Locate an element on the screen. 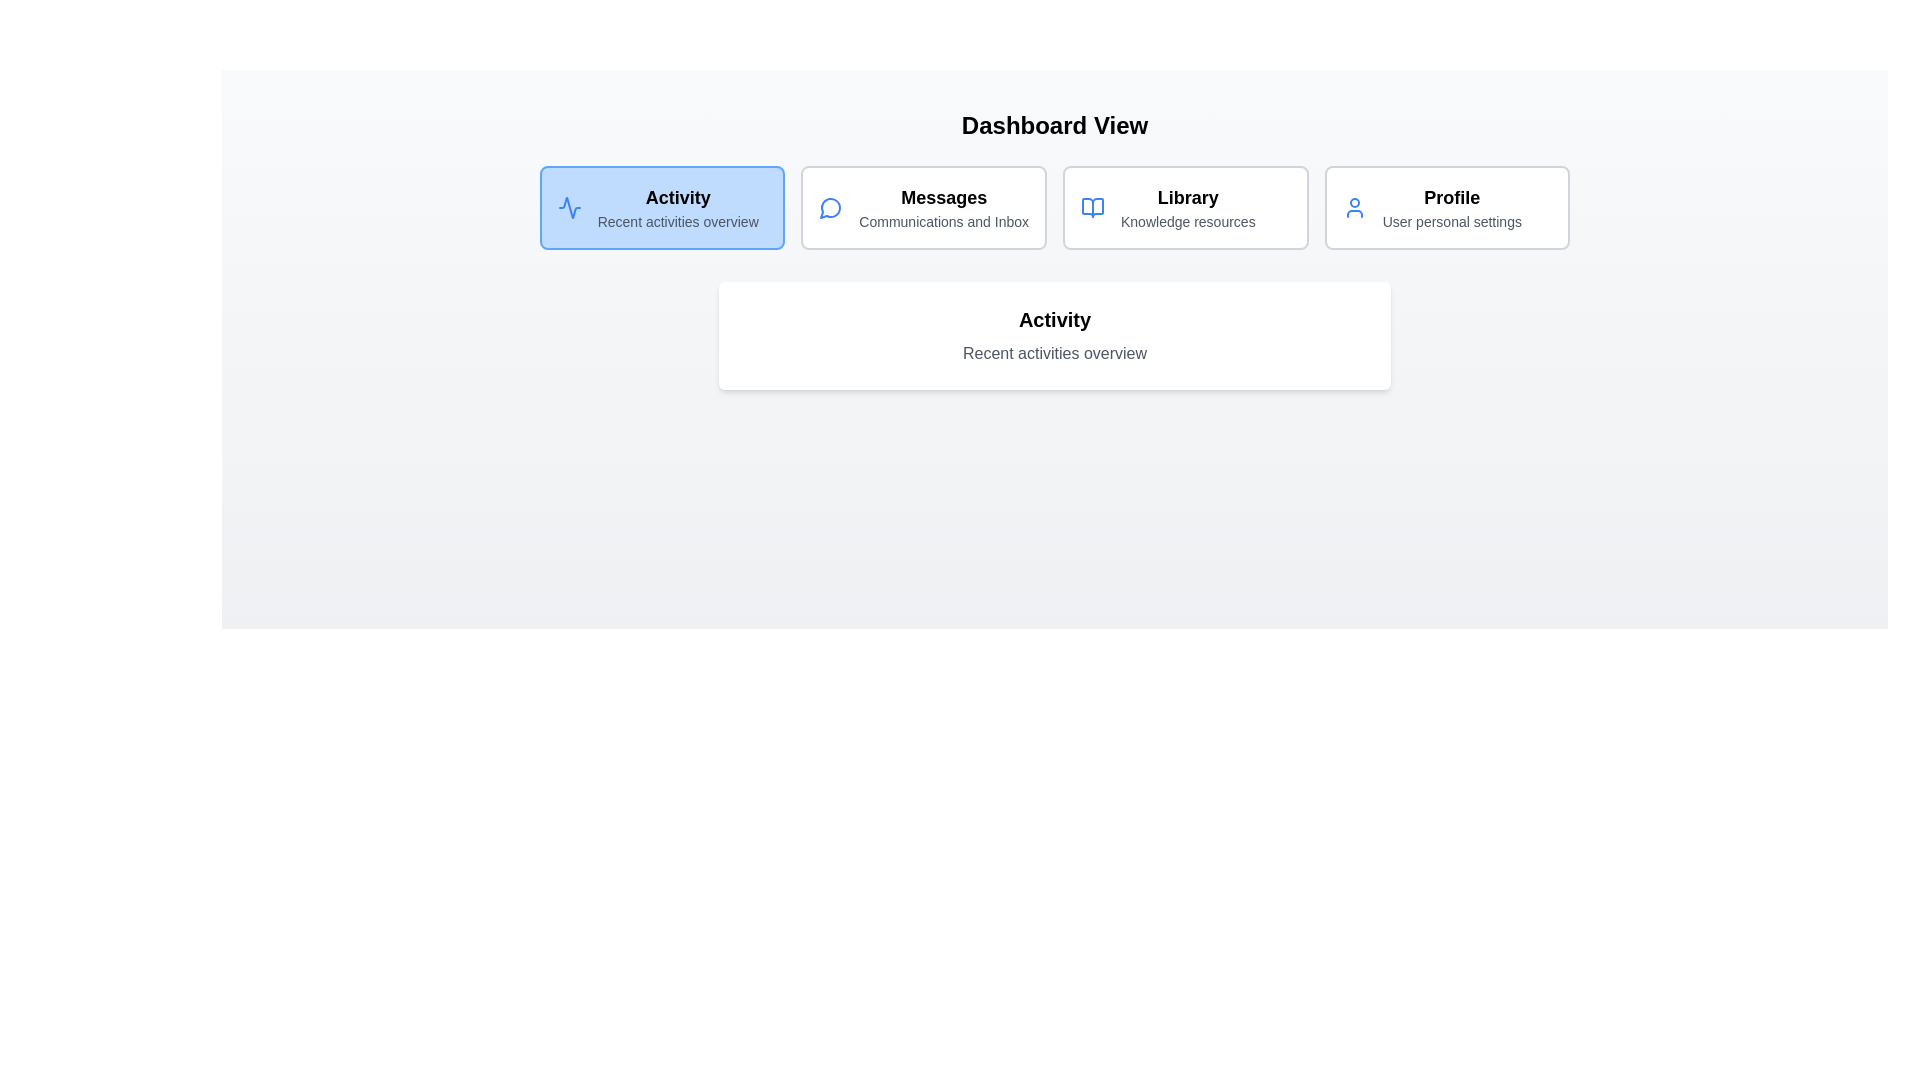 The height and width of the screenshot is (1080, 1920). the tab corresponding to Profile is located at coordinates (1446, 208).